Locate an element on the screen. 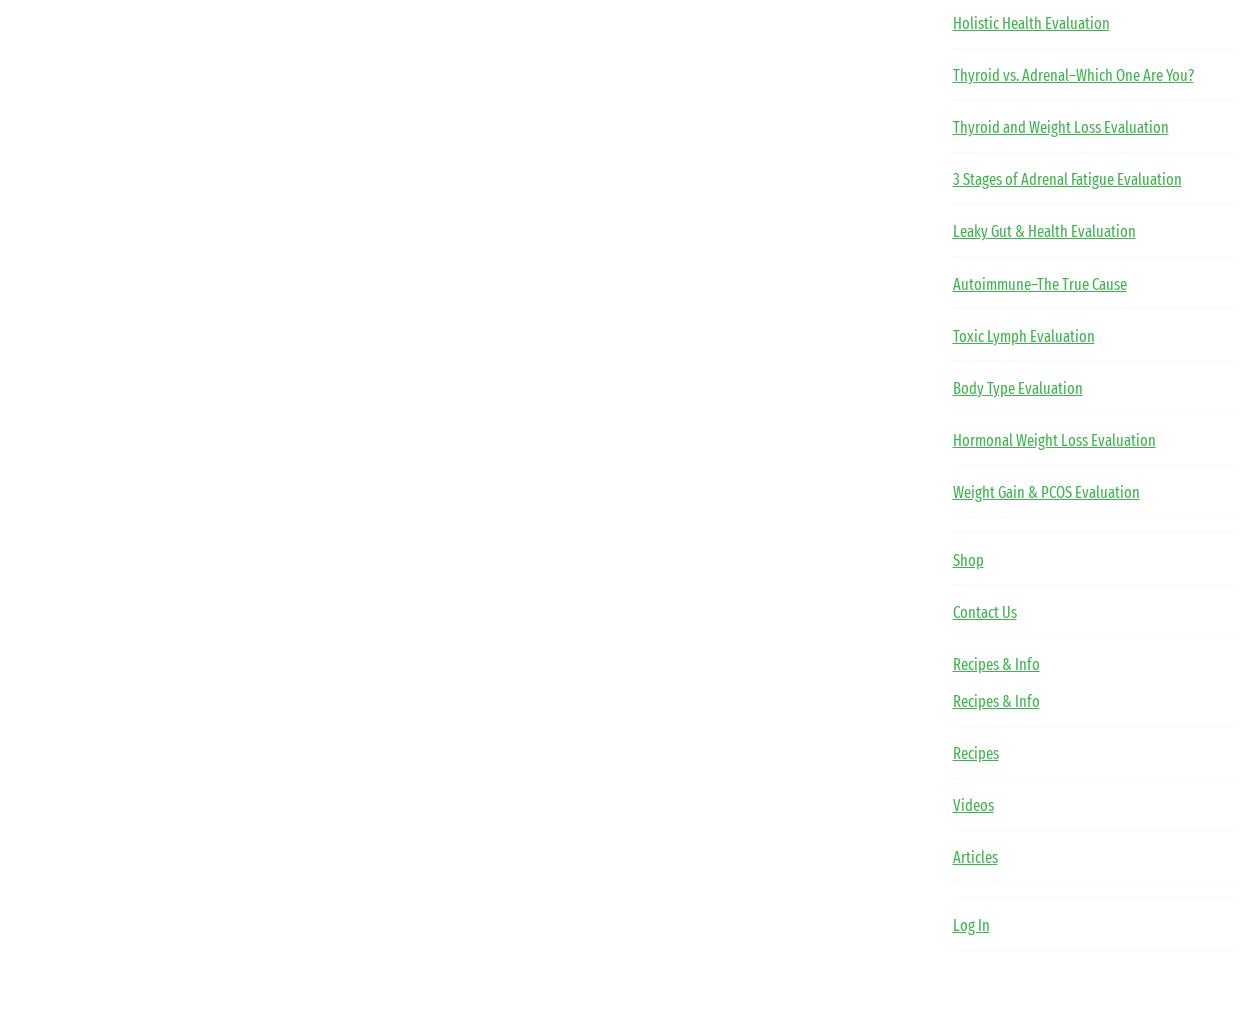 The width and height of the screenshot is (1250, 1036). 'Articles' is located at coordinates (973, 857).